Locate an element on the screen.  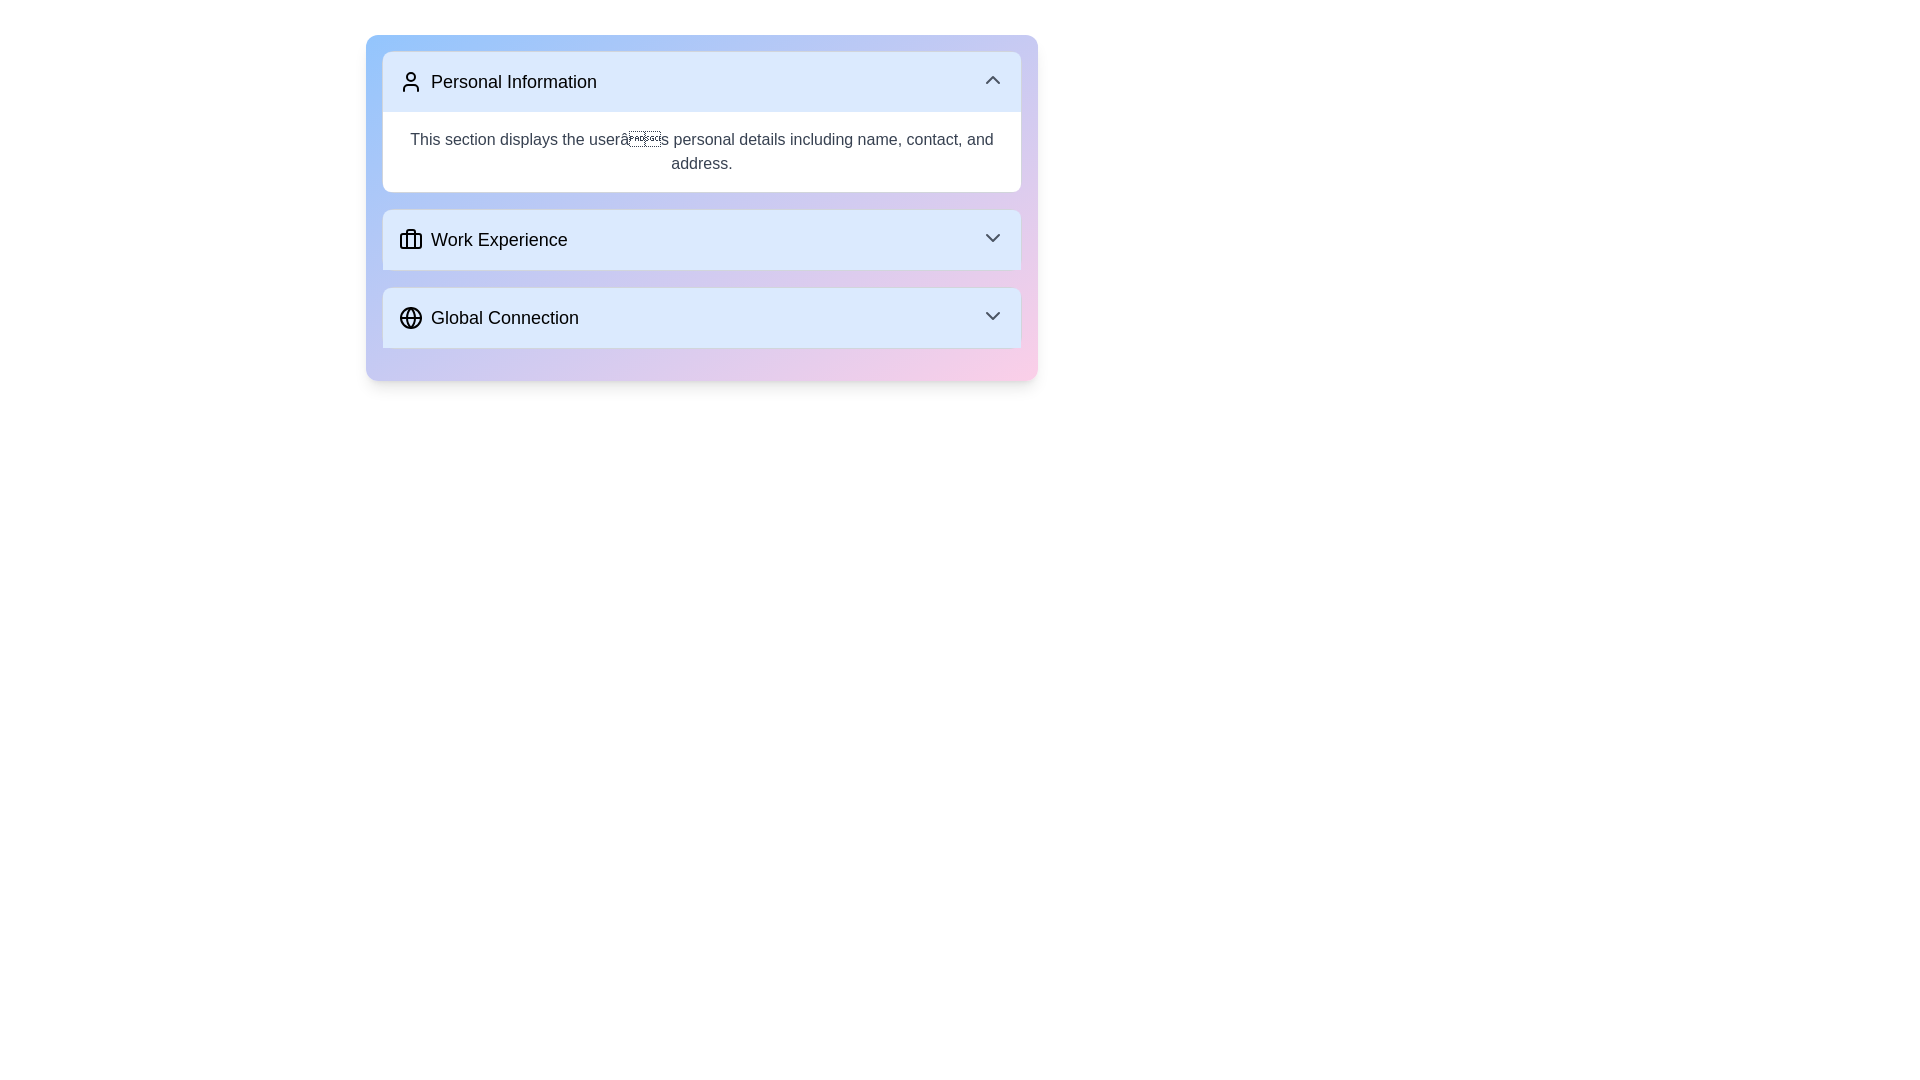
the Dropdown toggle icon located at the far right of the 'Work Experience' section header is located at coordinates (993, 237).